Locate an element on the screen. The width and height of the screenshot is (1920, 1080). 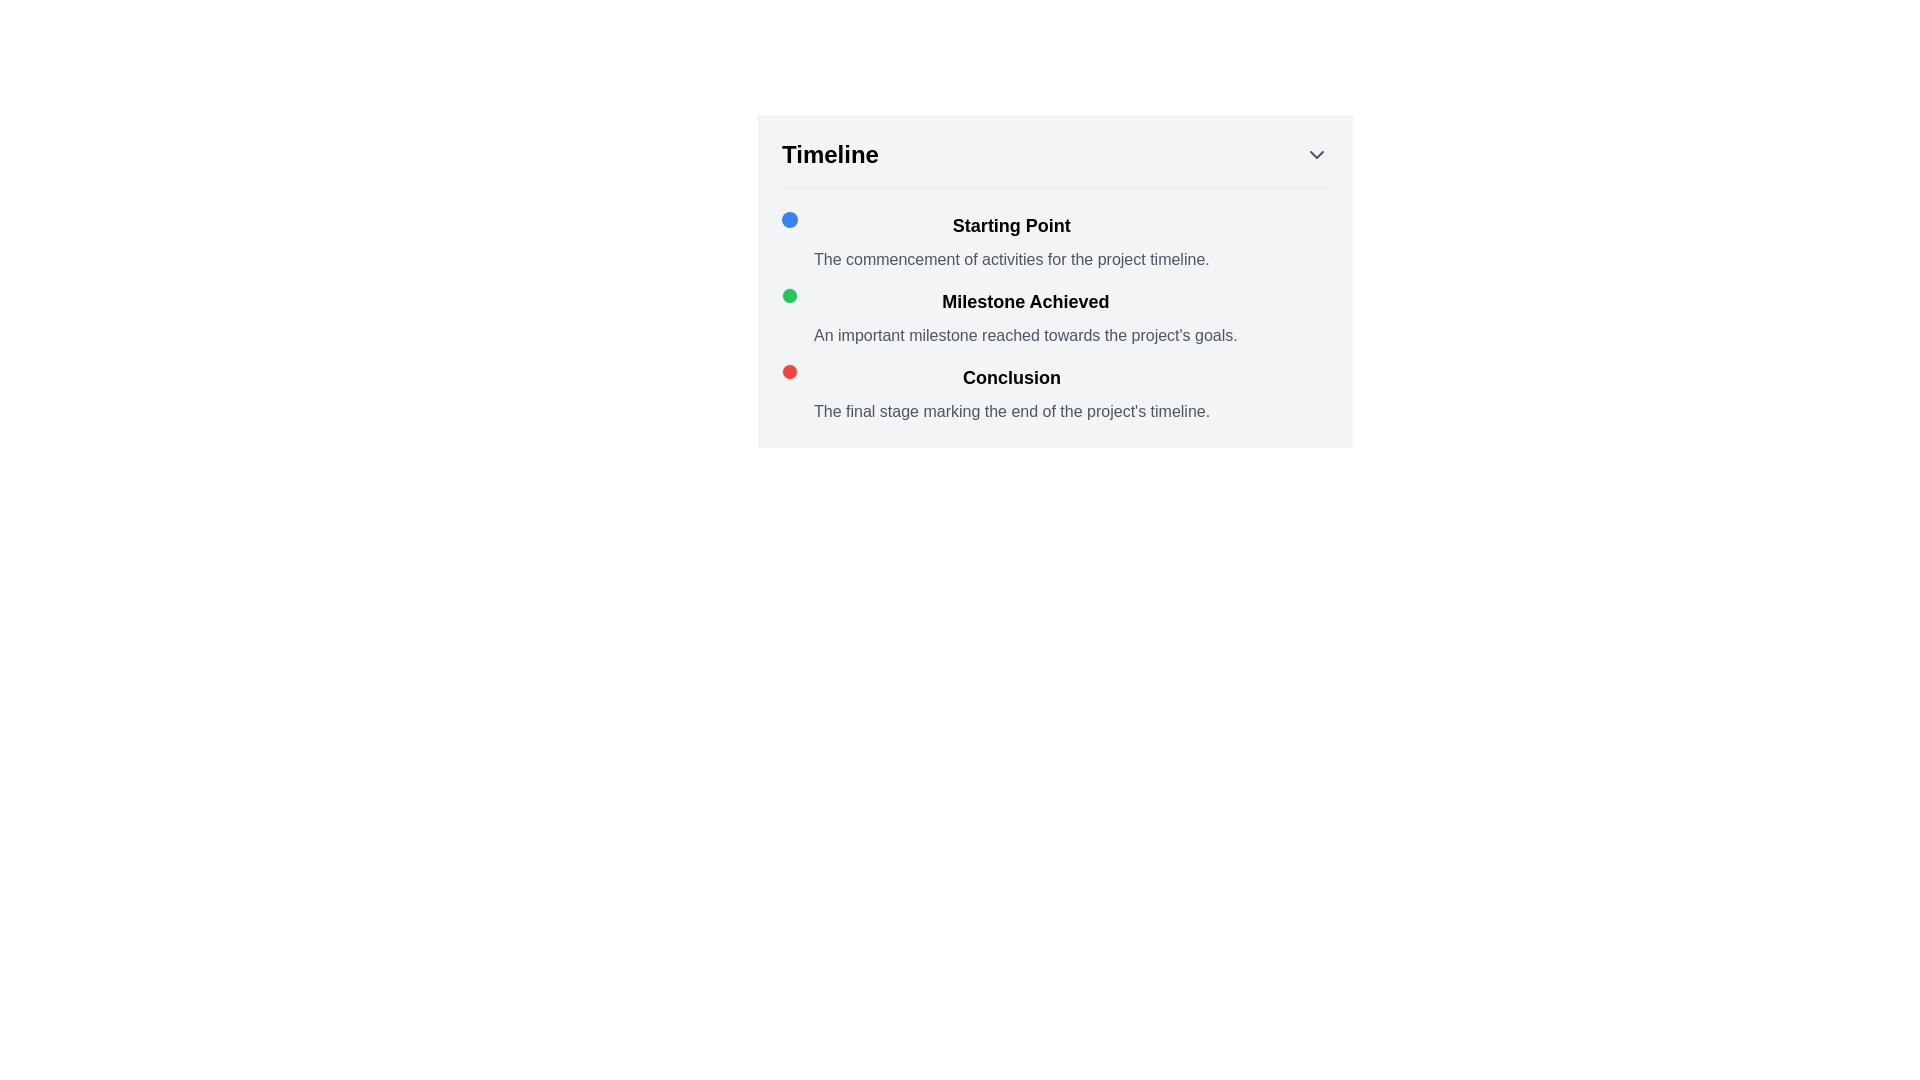
the marker component that signifies the starting point in the timeline representation, which consists of a circle and a vertical line, located near the top-left corner of the card-like section labeled 'Timeline' is located at coordinates (789, 219).